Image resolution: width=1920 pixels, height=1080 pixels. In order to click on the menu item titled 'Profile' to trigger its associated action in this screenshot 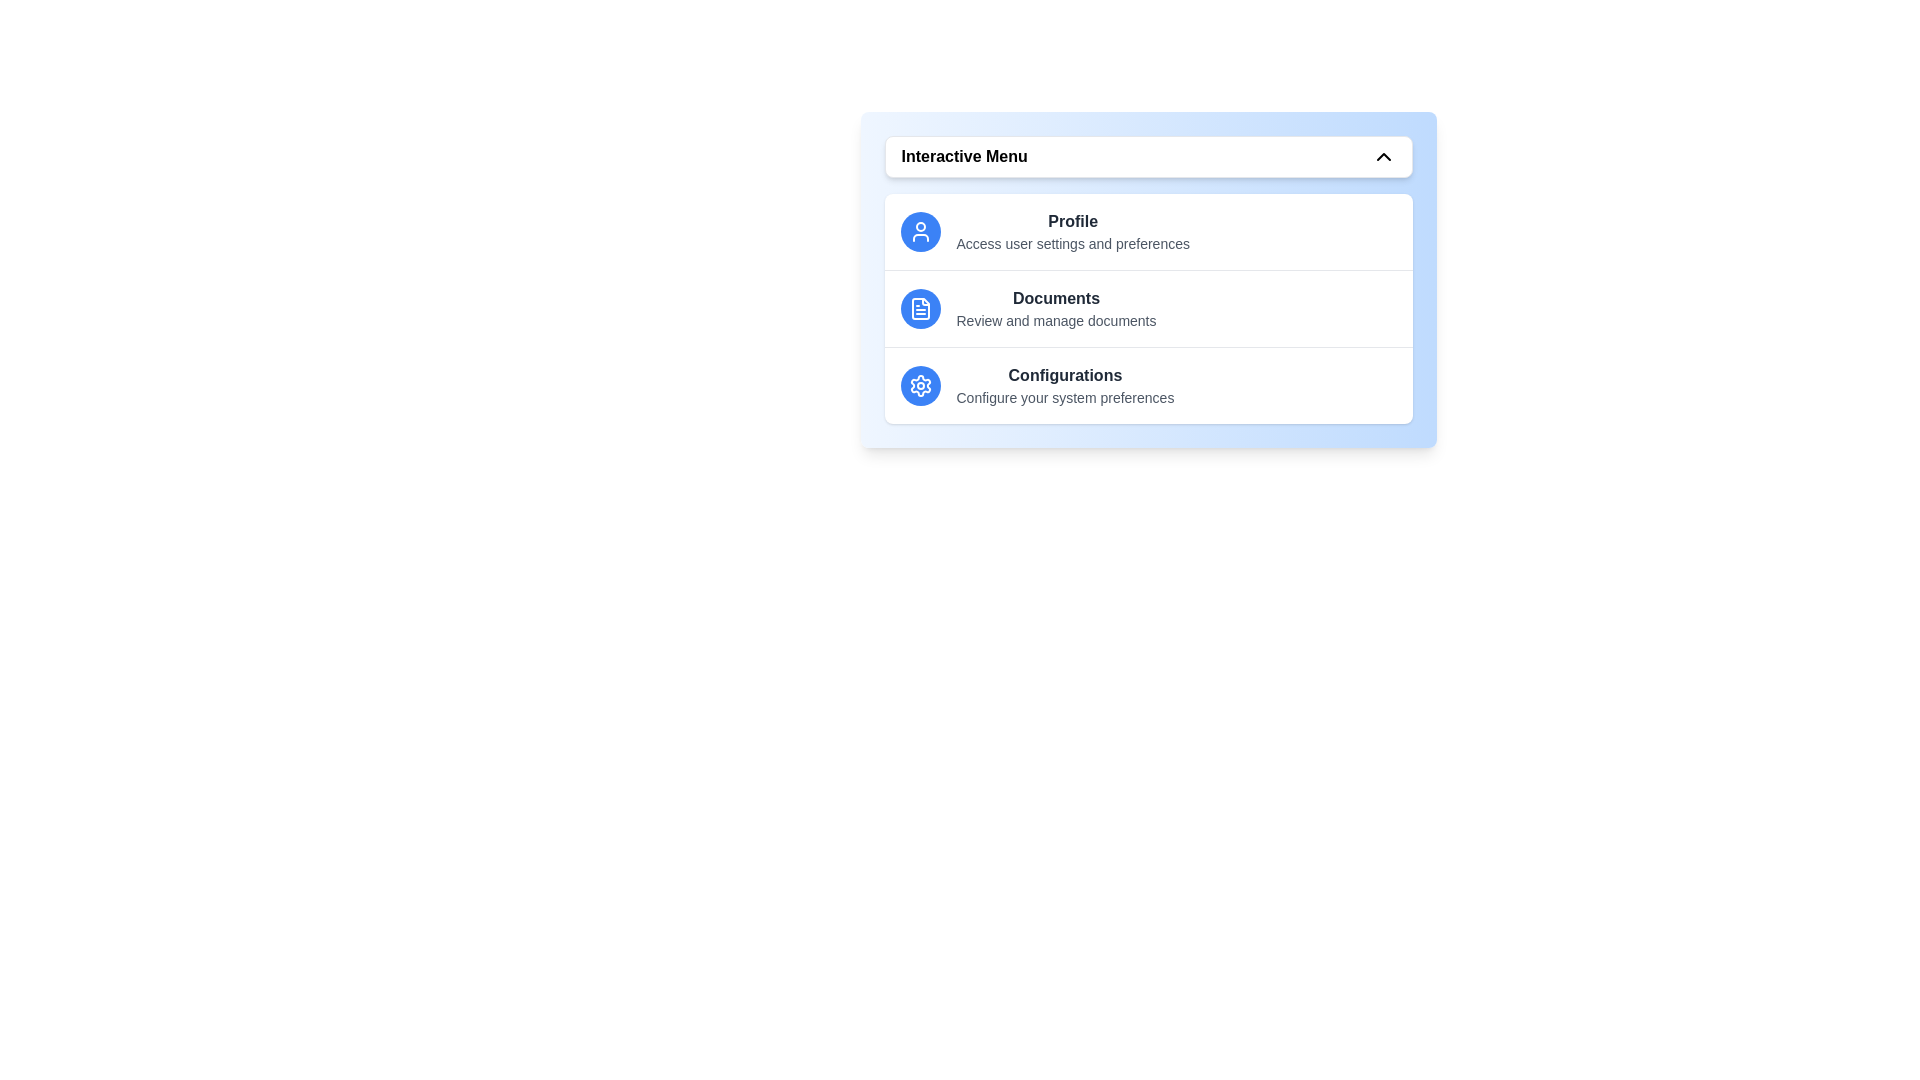, I will do `click(1072, 222)`.